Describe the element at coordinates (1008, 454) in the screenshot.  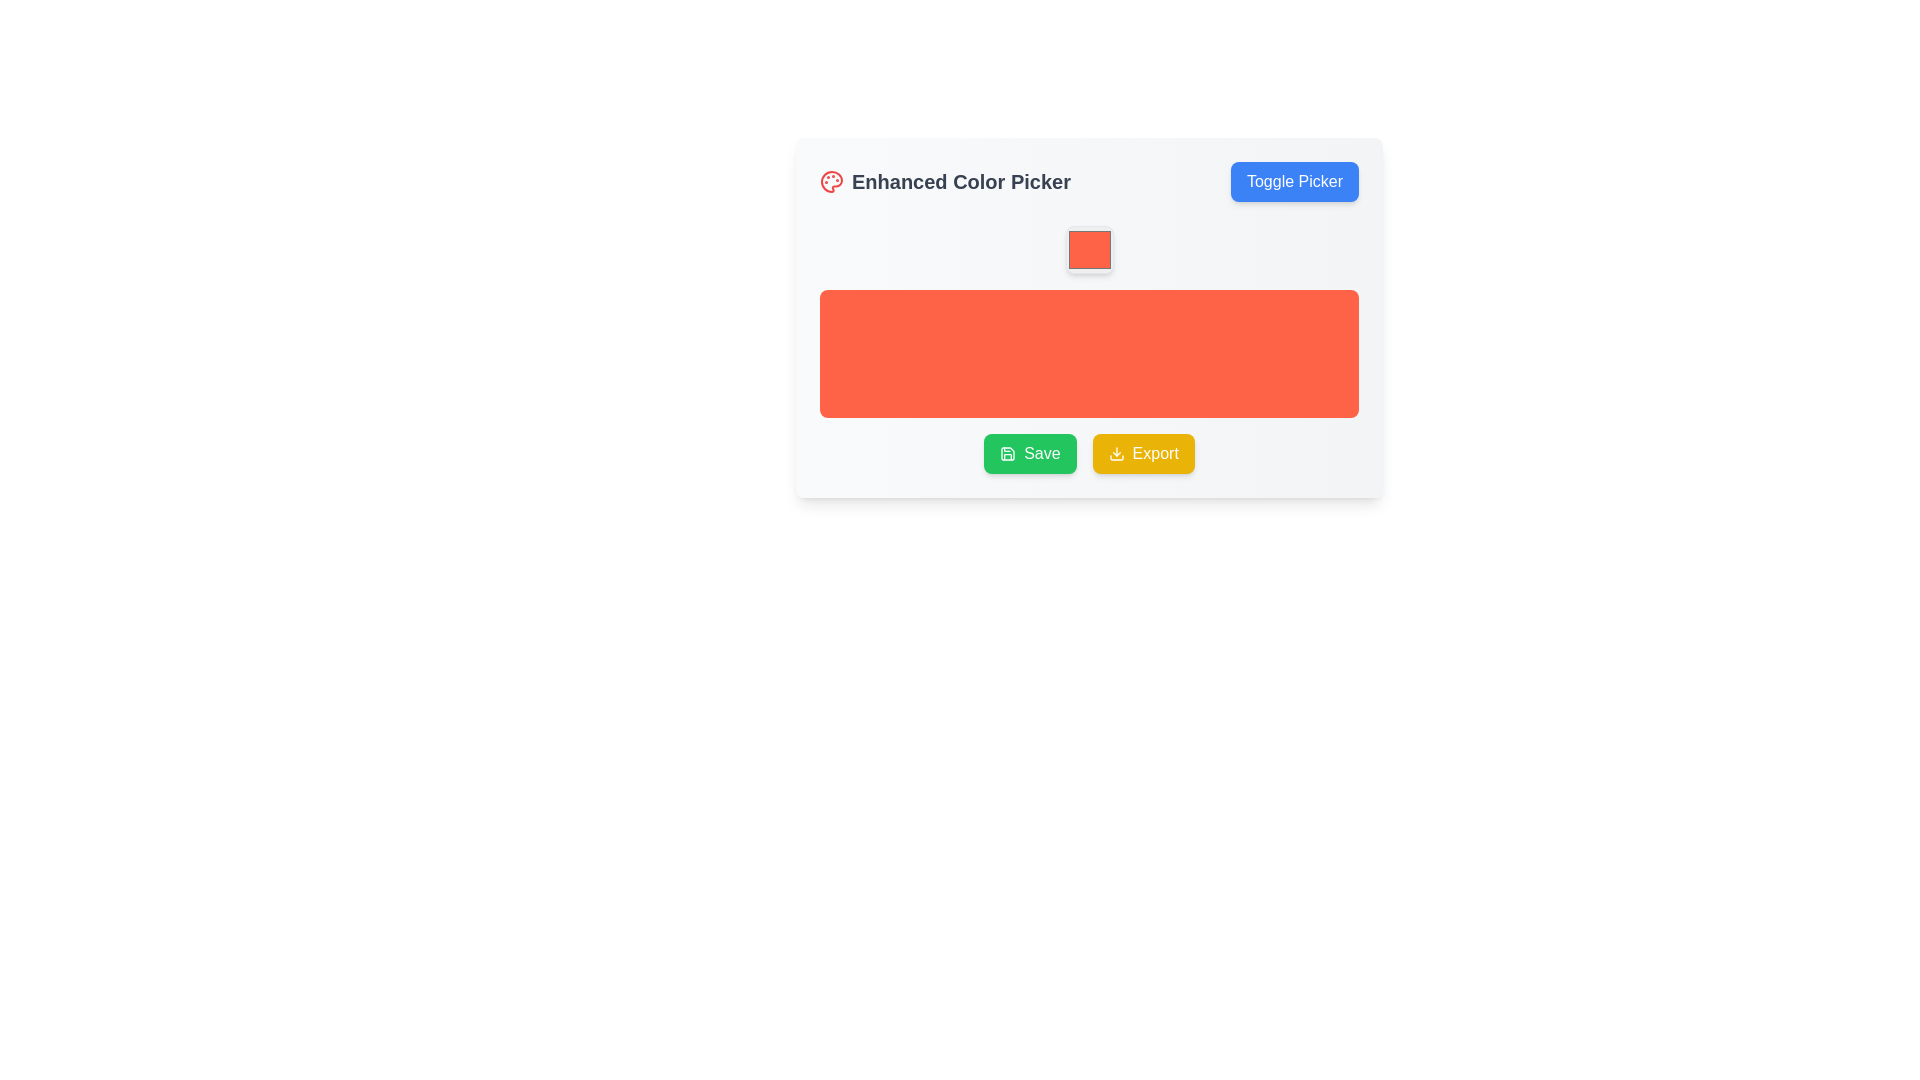
I see `the 'Save' button which features a save icon located on the left side of the button's text` at that location.